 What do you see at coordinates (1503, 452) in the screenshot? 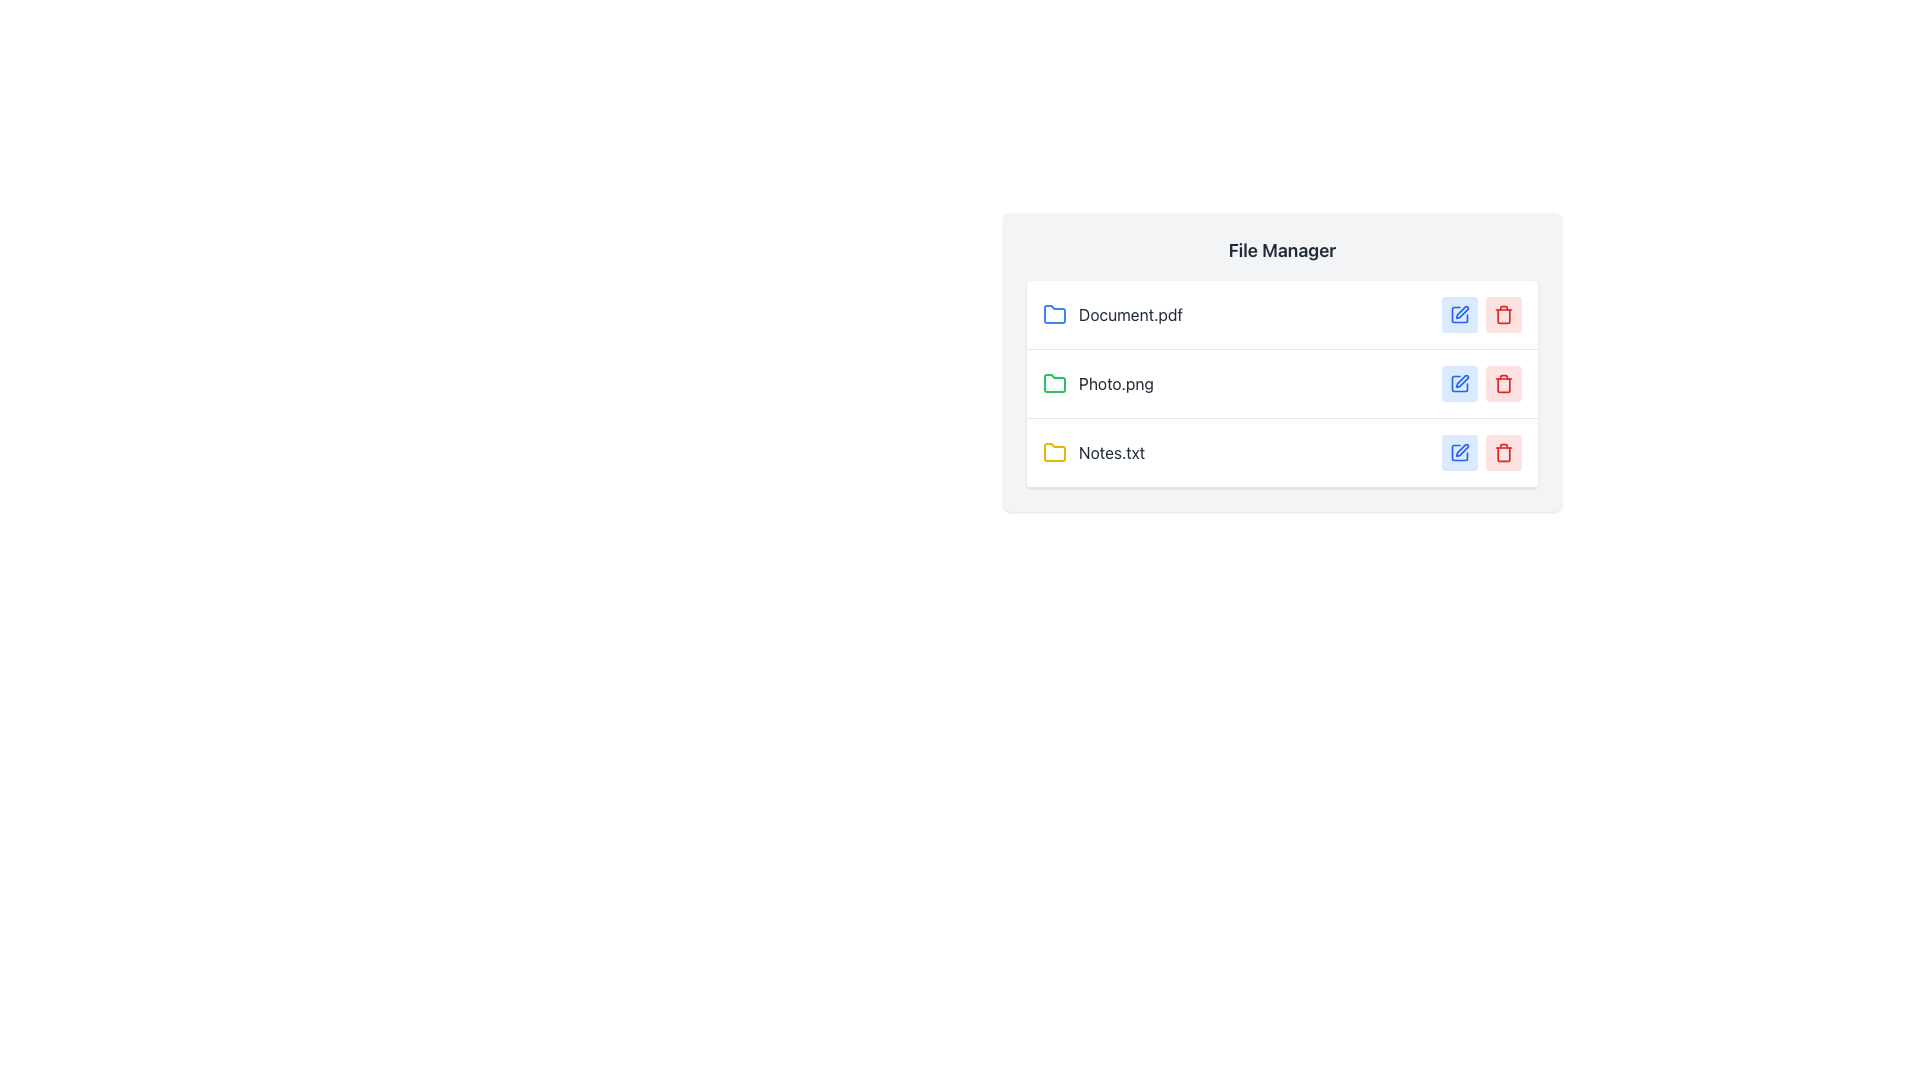
I see `the red-colored trash can icon button in the action column of the file manager interface corresponding to 'Notes.txt' to possibly see a tooltip or effect` at bounding box center [1503, 452].